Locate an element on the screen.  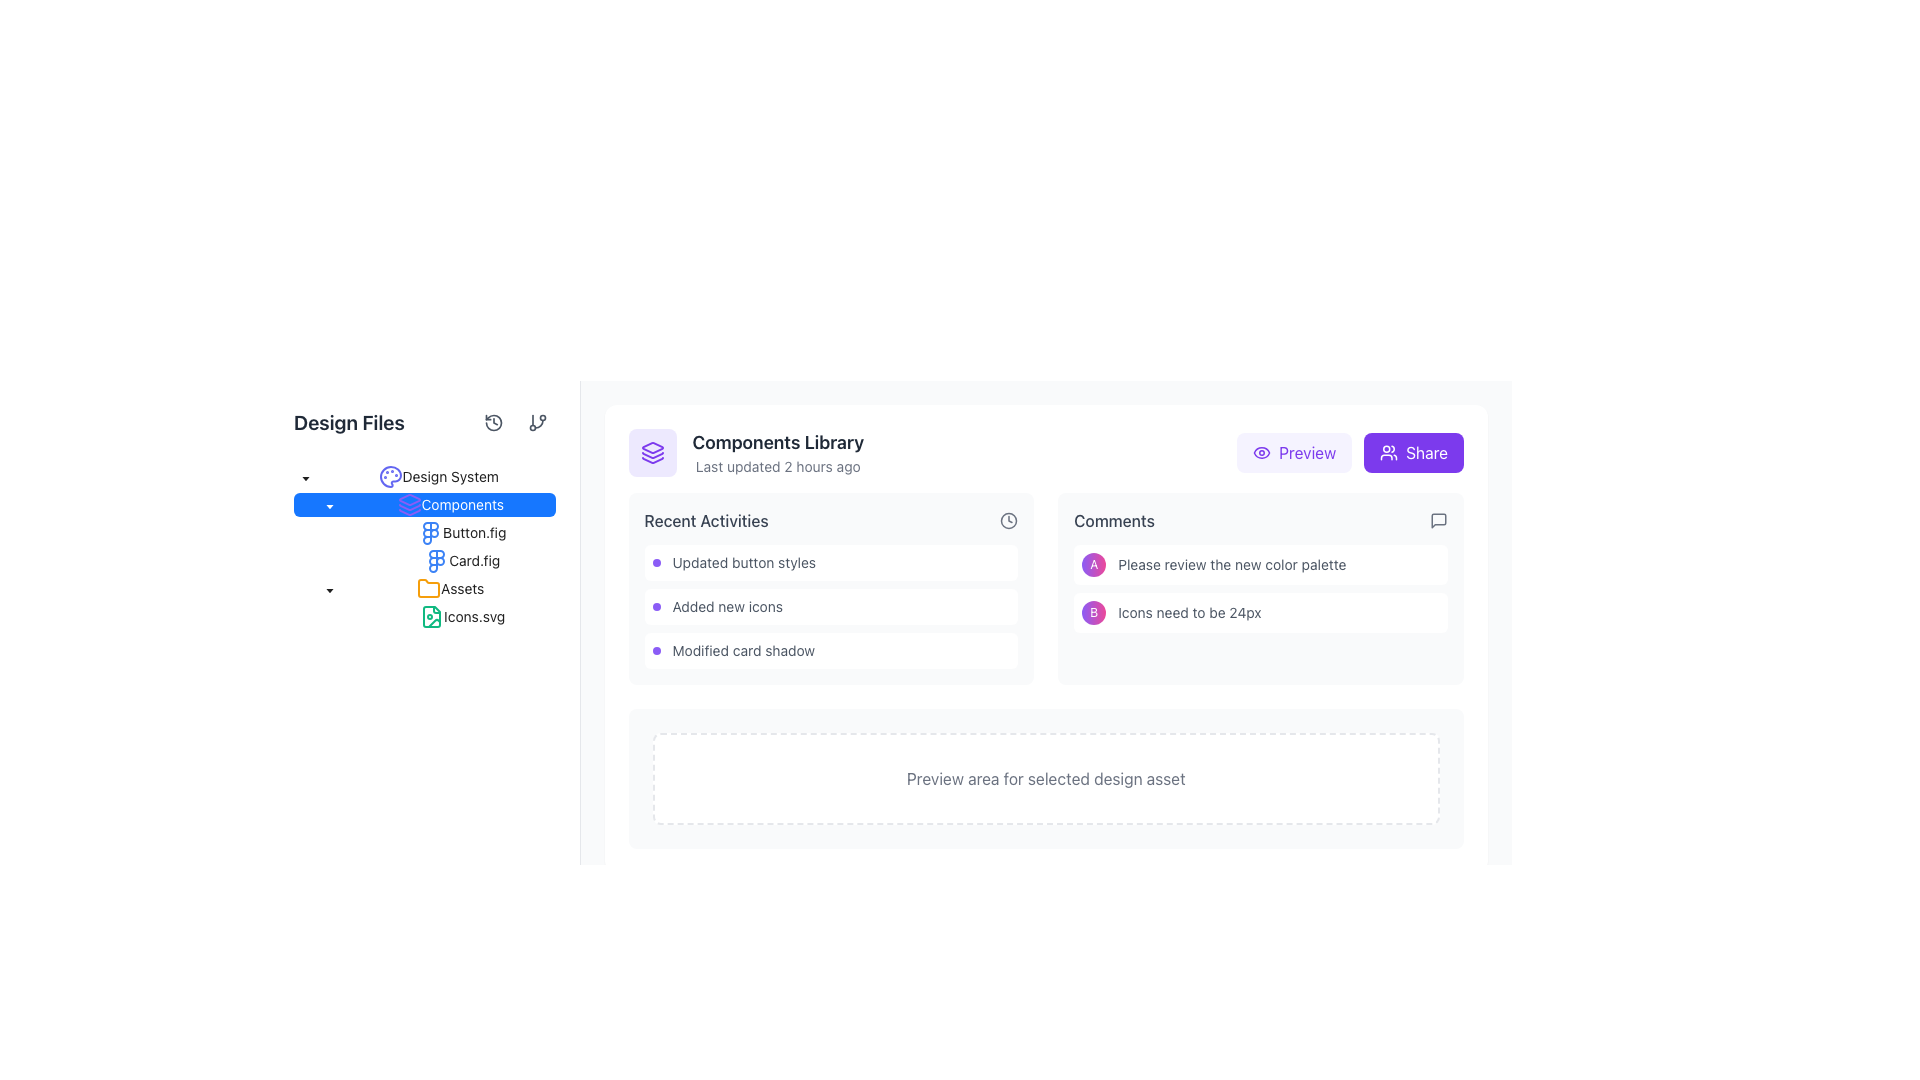
the 'Button.fig' file item located under the 'Components' folder in the left-hand sidebar of the interface is located at coordinates (473, 531).